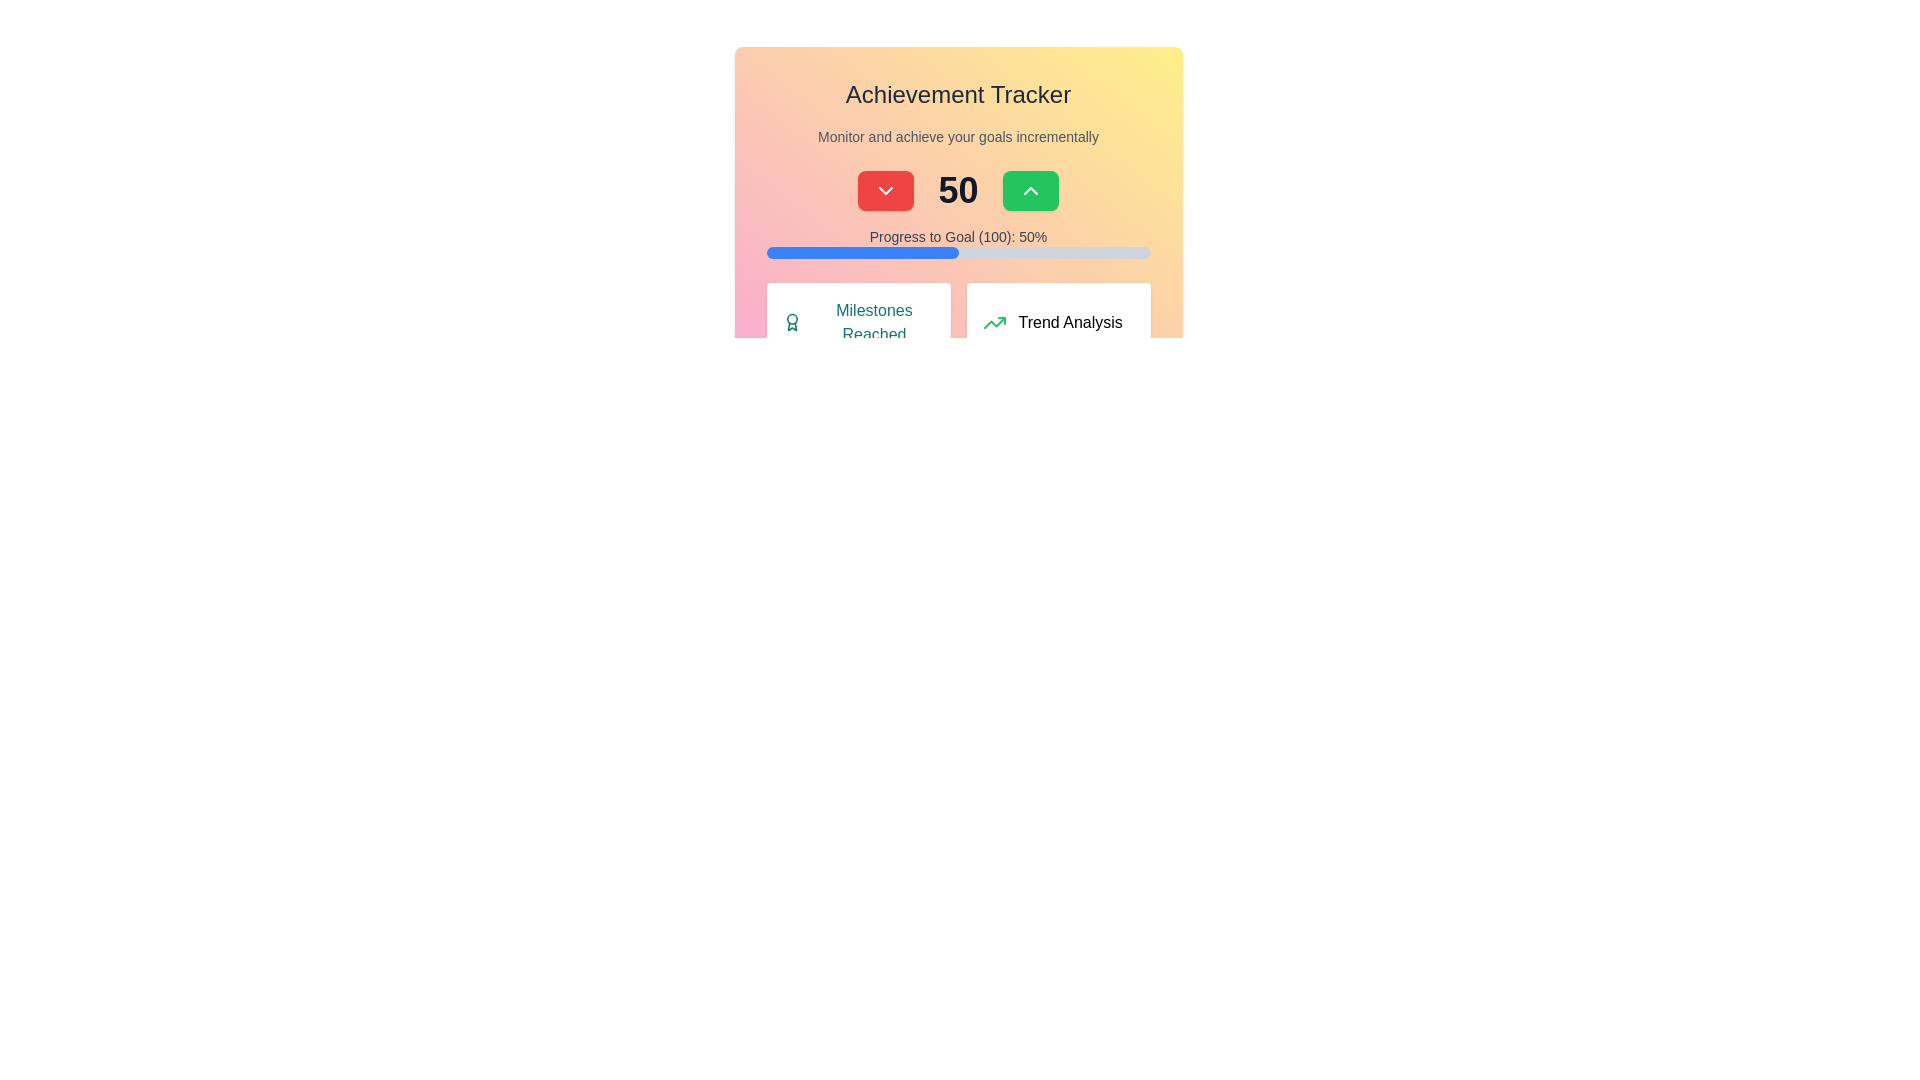 The height and width of the screenshot is (1080, 1920). What do you see at coordinates (957, 220) in the screenshot?
I see `the Dashboard module card that summarizes progress towards a goal, located in the upper-middle area of the page` at bounding box center [957, 220].